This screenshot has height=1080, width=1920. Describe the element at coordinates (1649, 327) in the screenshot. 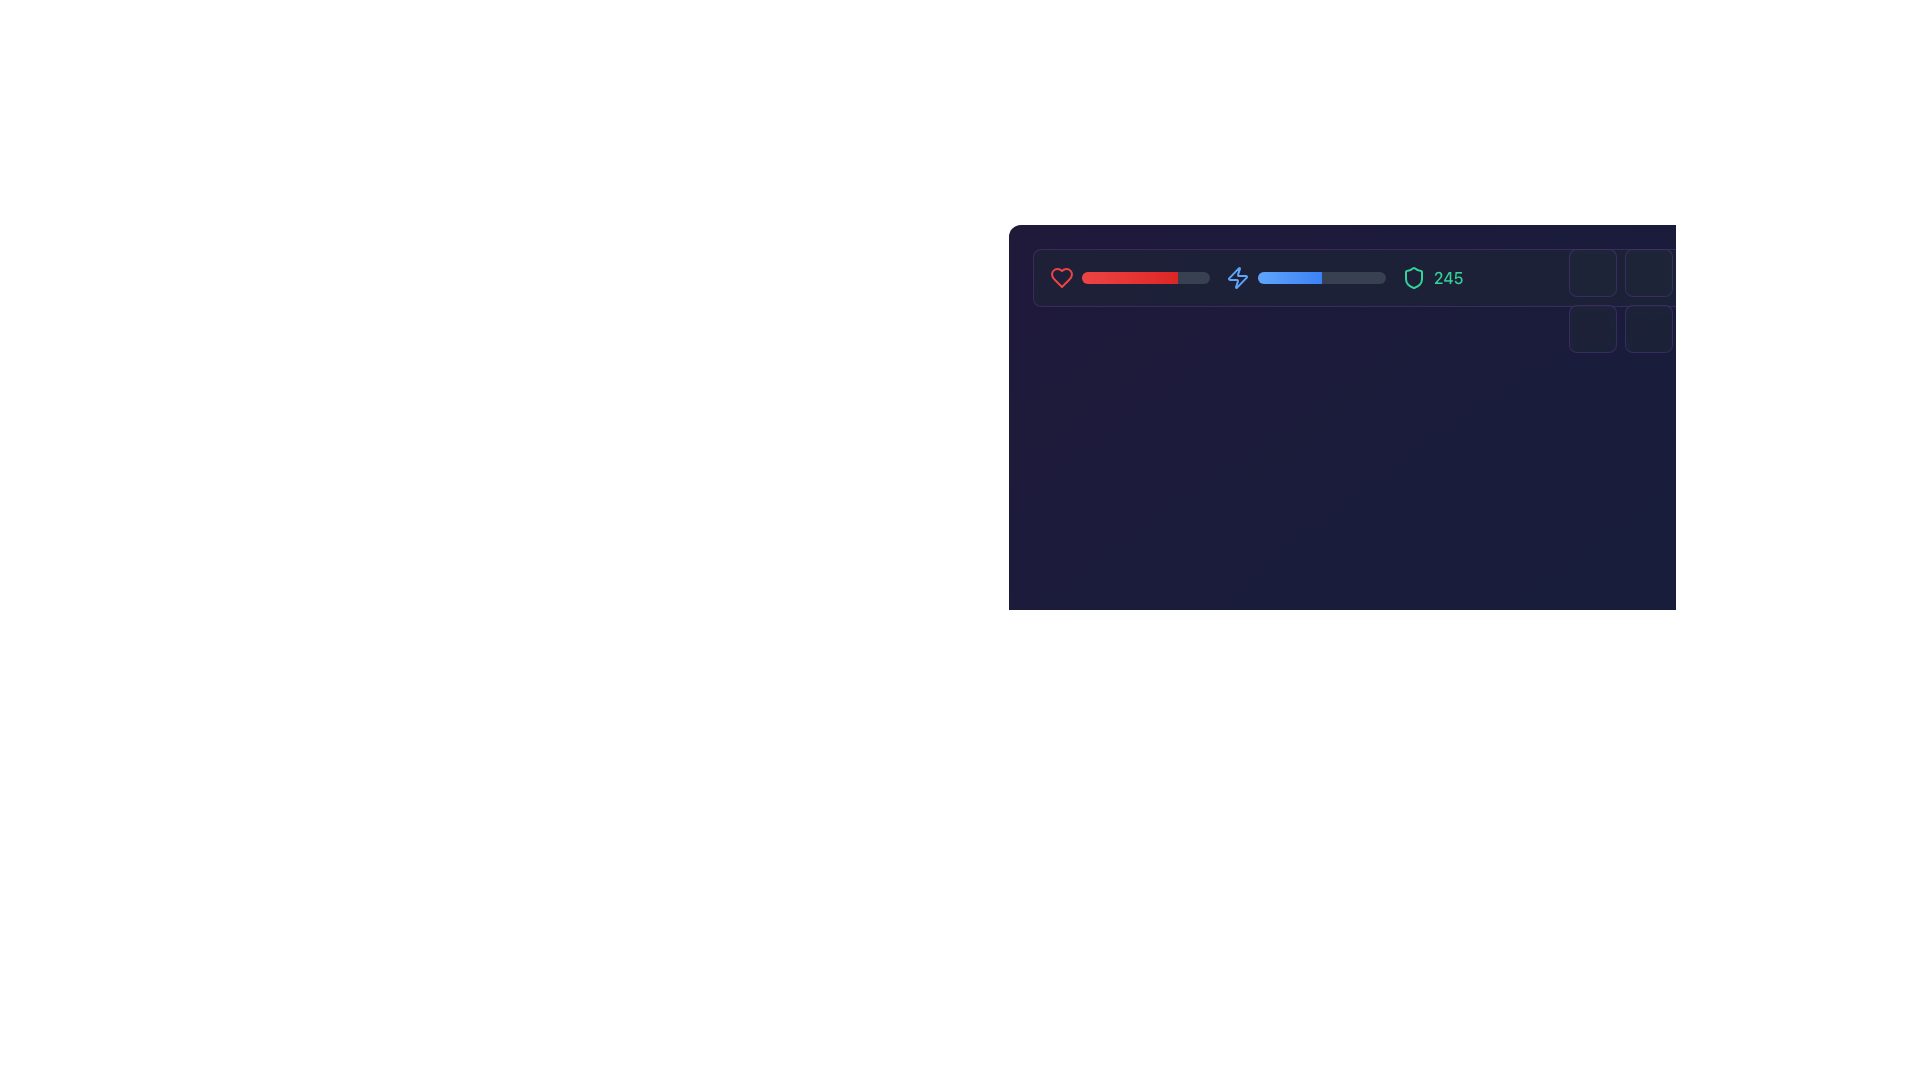

I see `the dark gray button with a rounded appearance and a subtle purple border effect located in the second row and second column of a 2x4 grid at the top-right corner of the interface` at that location.